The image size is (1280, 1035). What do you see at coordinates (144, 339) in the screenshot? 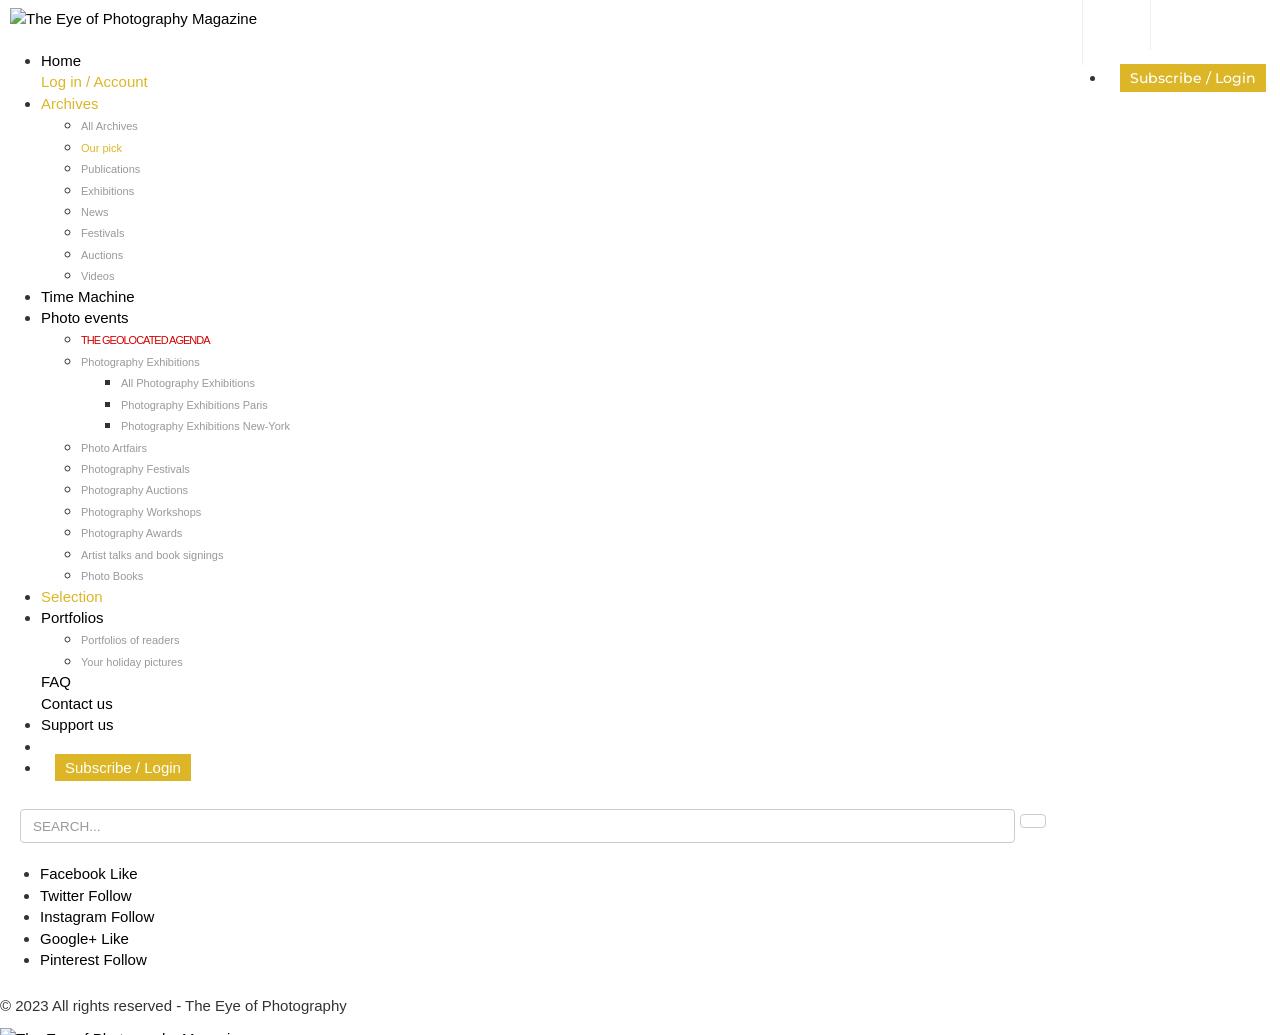
I see `'THE GEOLOCATED AGENDA'` at bounding box center [144, 339].